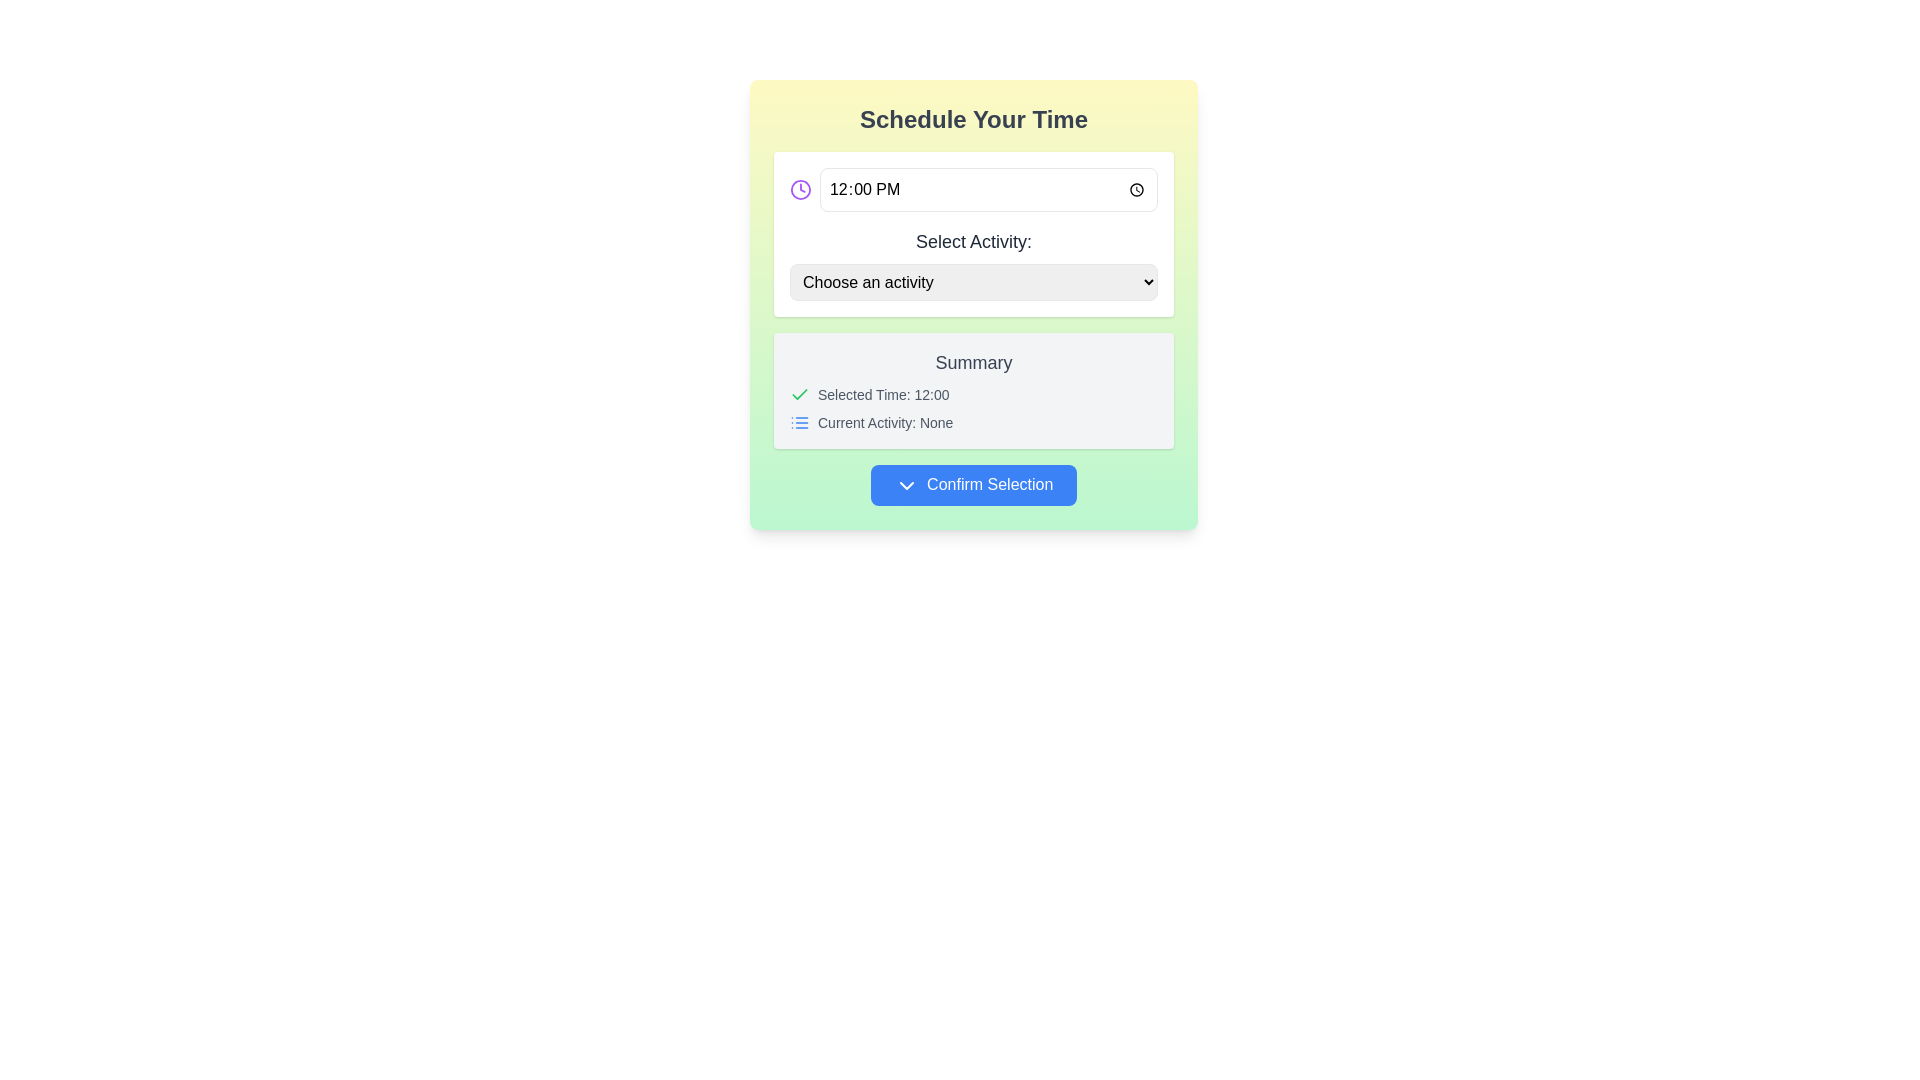 The height and width of the screenshot is (1080, 1920). What do you see at coordinates (974, 119) in the screenshot?
I see `the bold text label that says 'Schedule Your Time', which is positioned at the top center of the panel with a gradient background` at bounding box center [974, 119].